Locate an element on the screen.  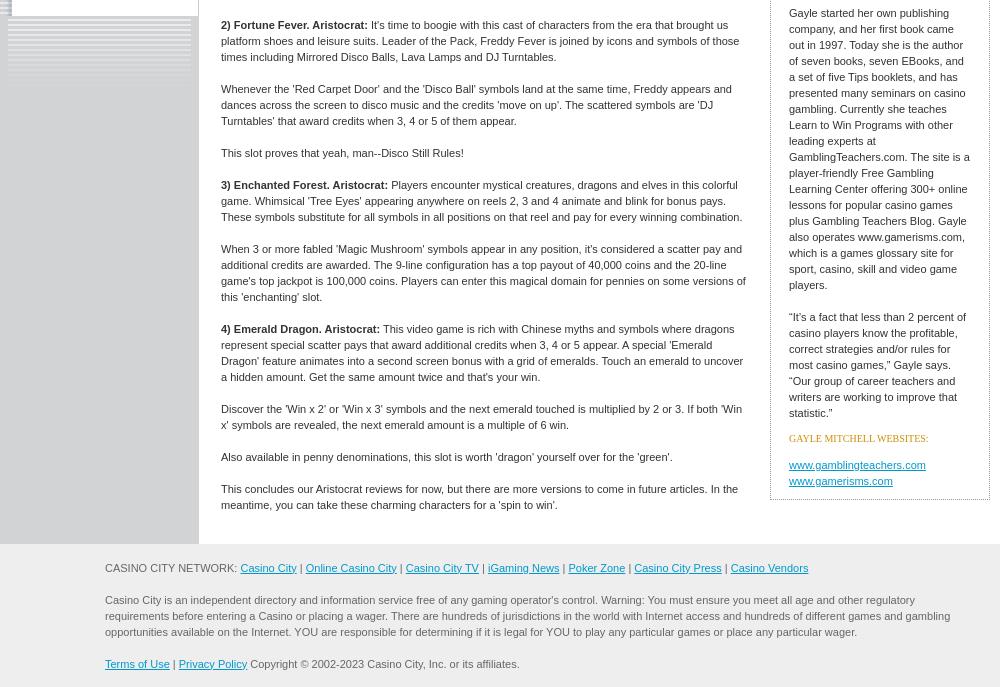
'Casino City is an independent directory and information service free of any gaming operator's control.
			Warning: You must ensure you meet all age and other regulatory requirements before entering a
			Casino or placing a wager.  There are hundreds of jurisdictions in the world with Internet access and
			hundreds of different games and gambling opportunities available on the Internet.
			YOU are responsible for determining if it is legal for YOU to play any particular games or place any
			particular wager.' is located at coordinates (527, 614).